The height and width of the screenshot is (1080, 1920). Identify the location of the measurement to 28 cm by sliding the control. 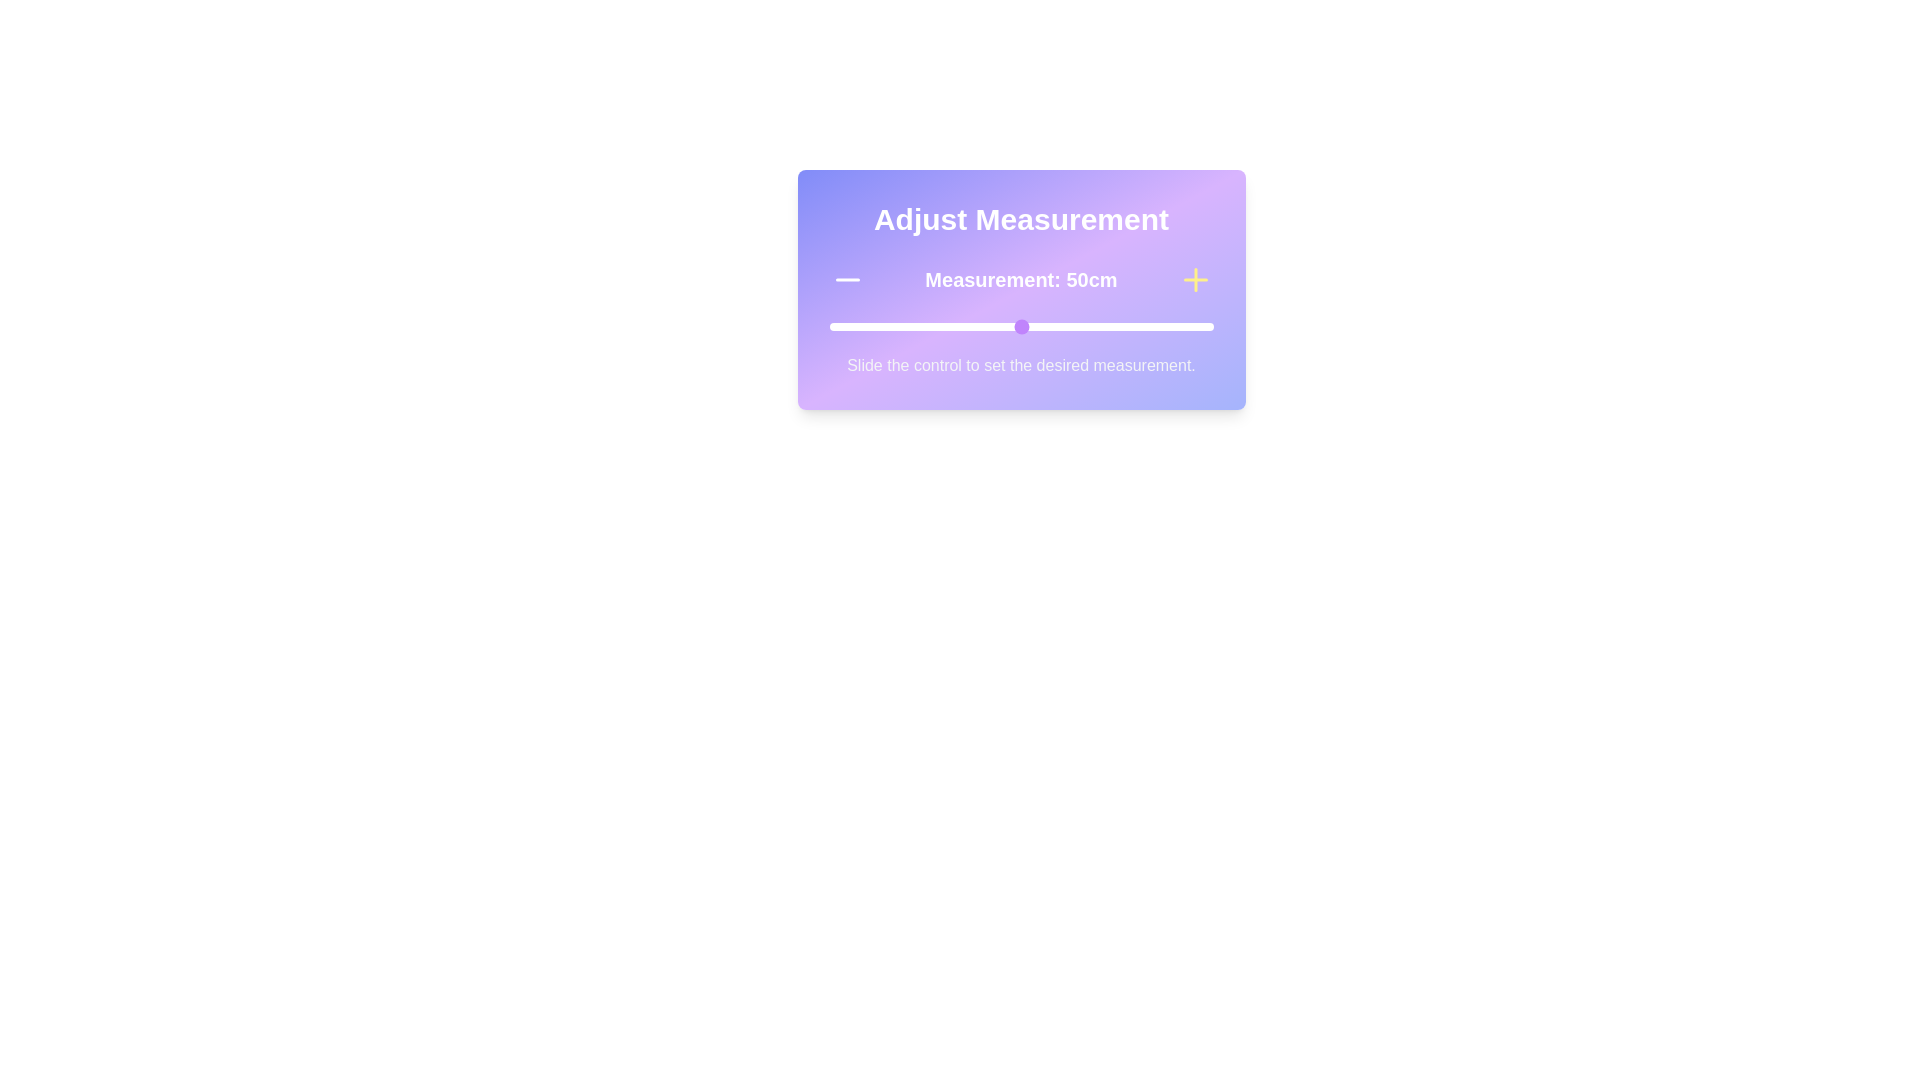
(935, 326).